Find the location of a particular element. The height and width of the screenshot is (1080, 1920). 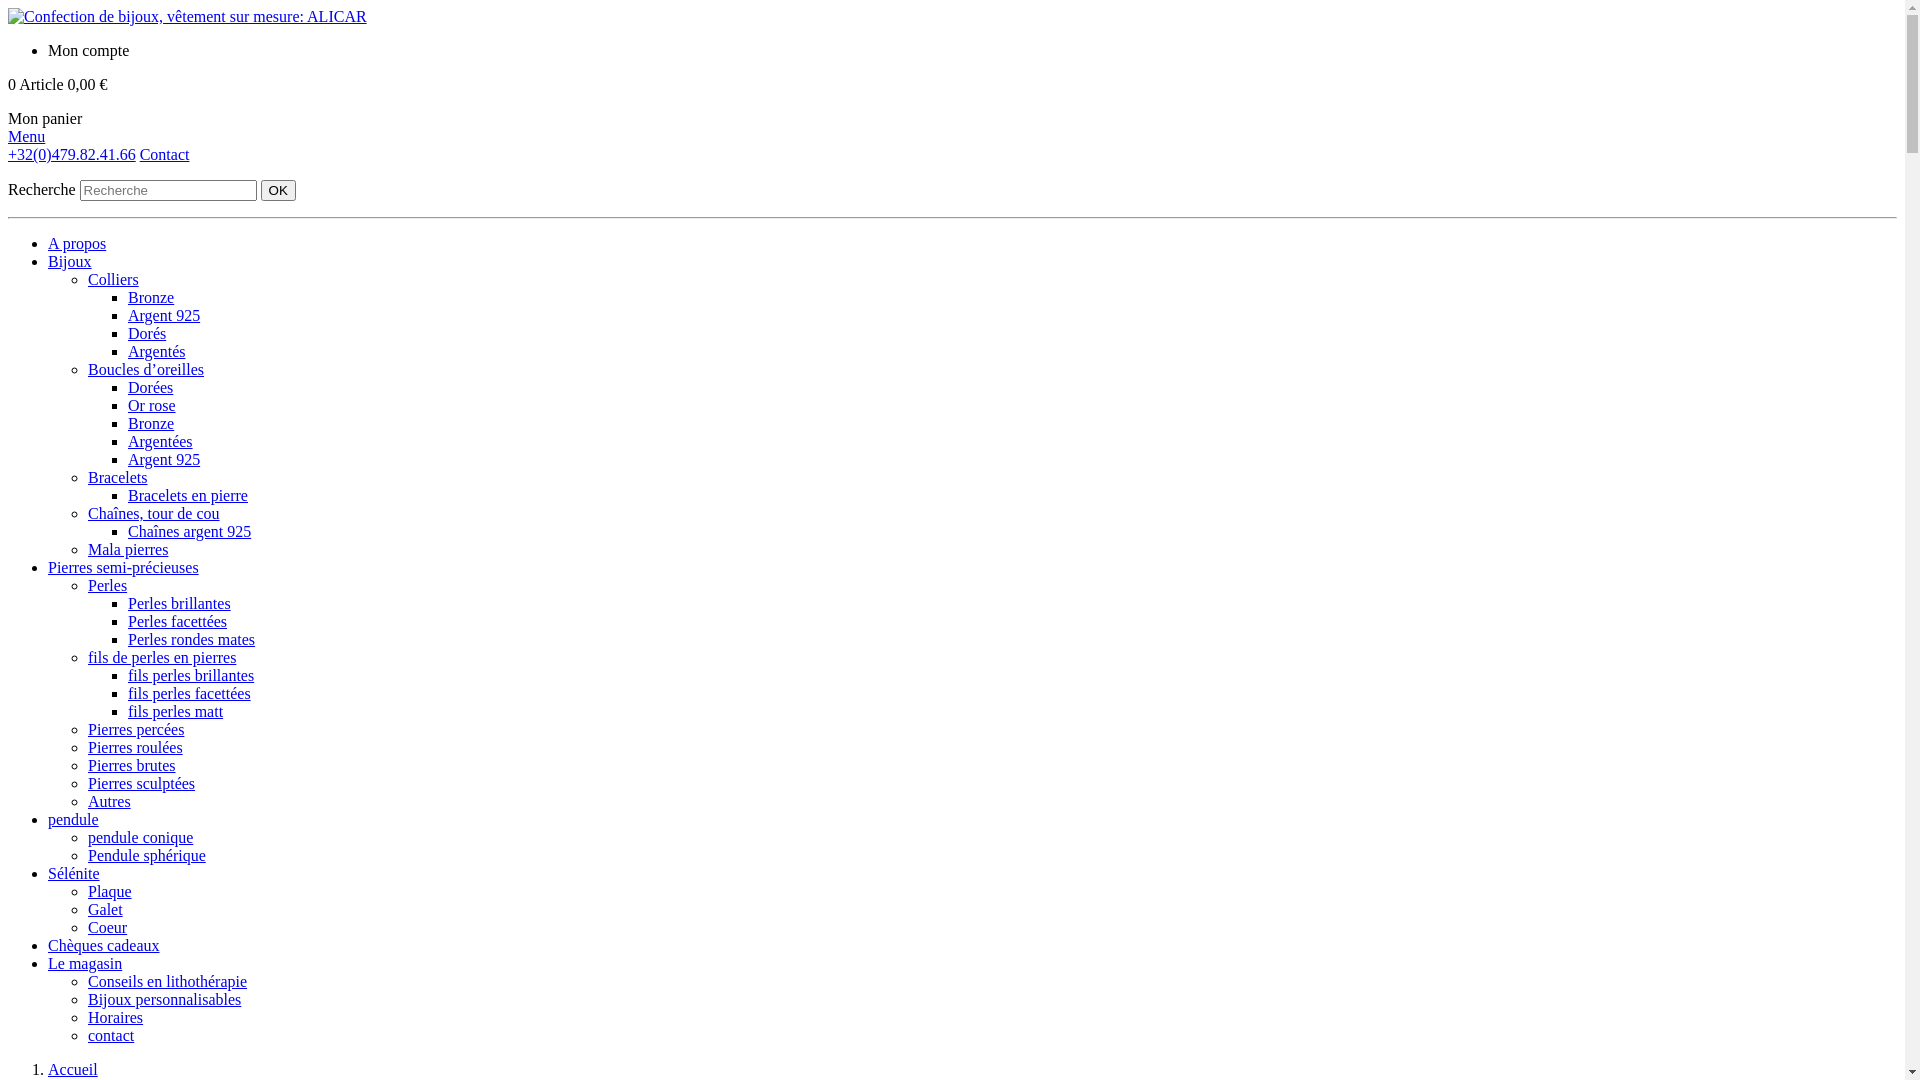

'Accueil' is located at coordinates (72, 1068).